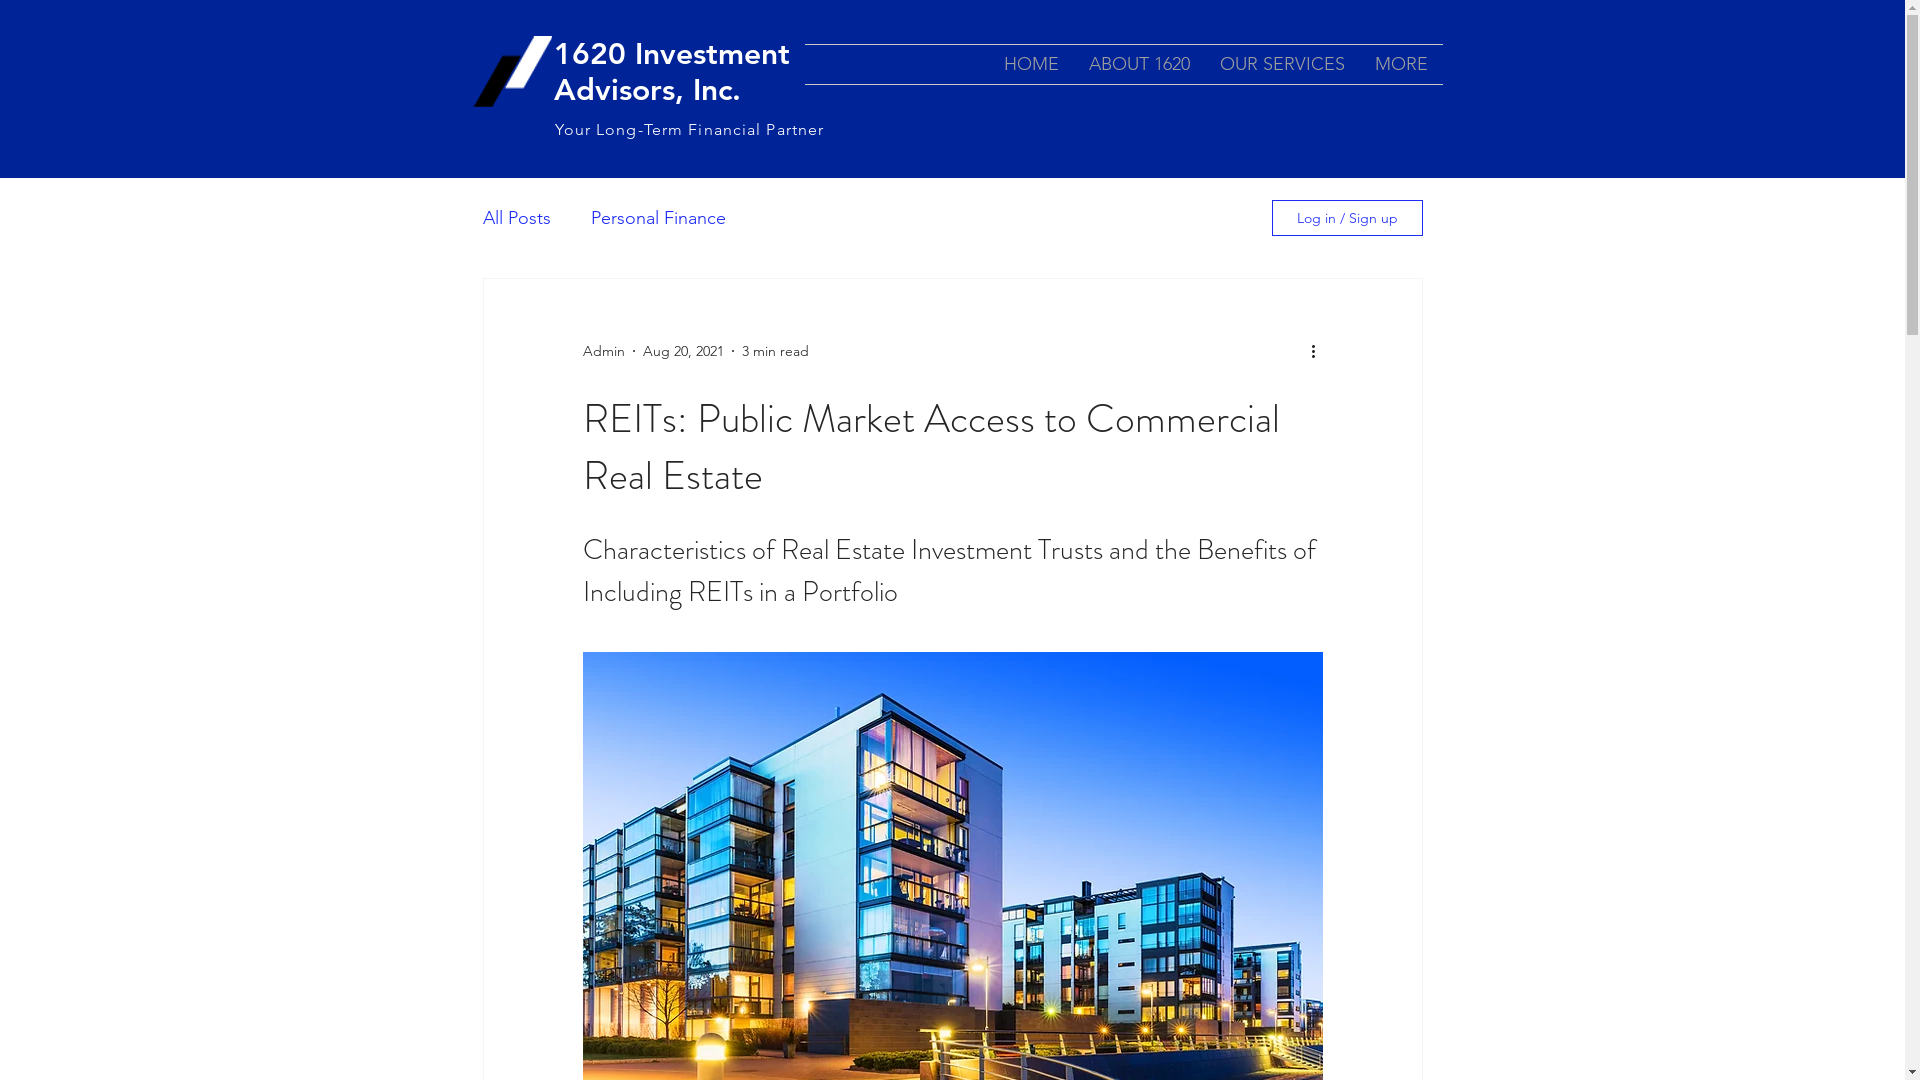  I want to click on 'Log in / Sign up', so click(1347, 218).